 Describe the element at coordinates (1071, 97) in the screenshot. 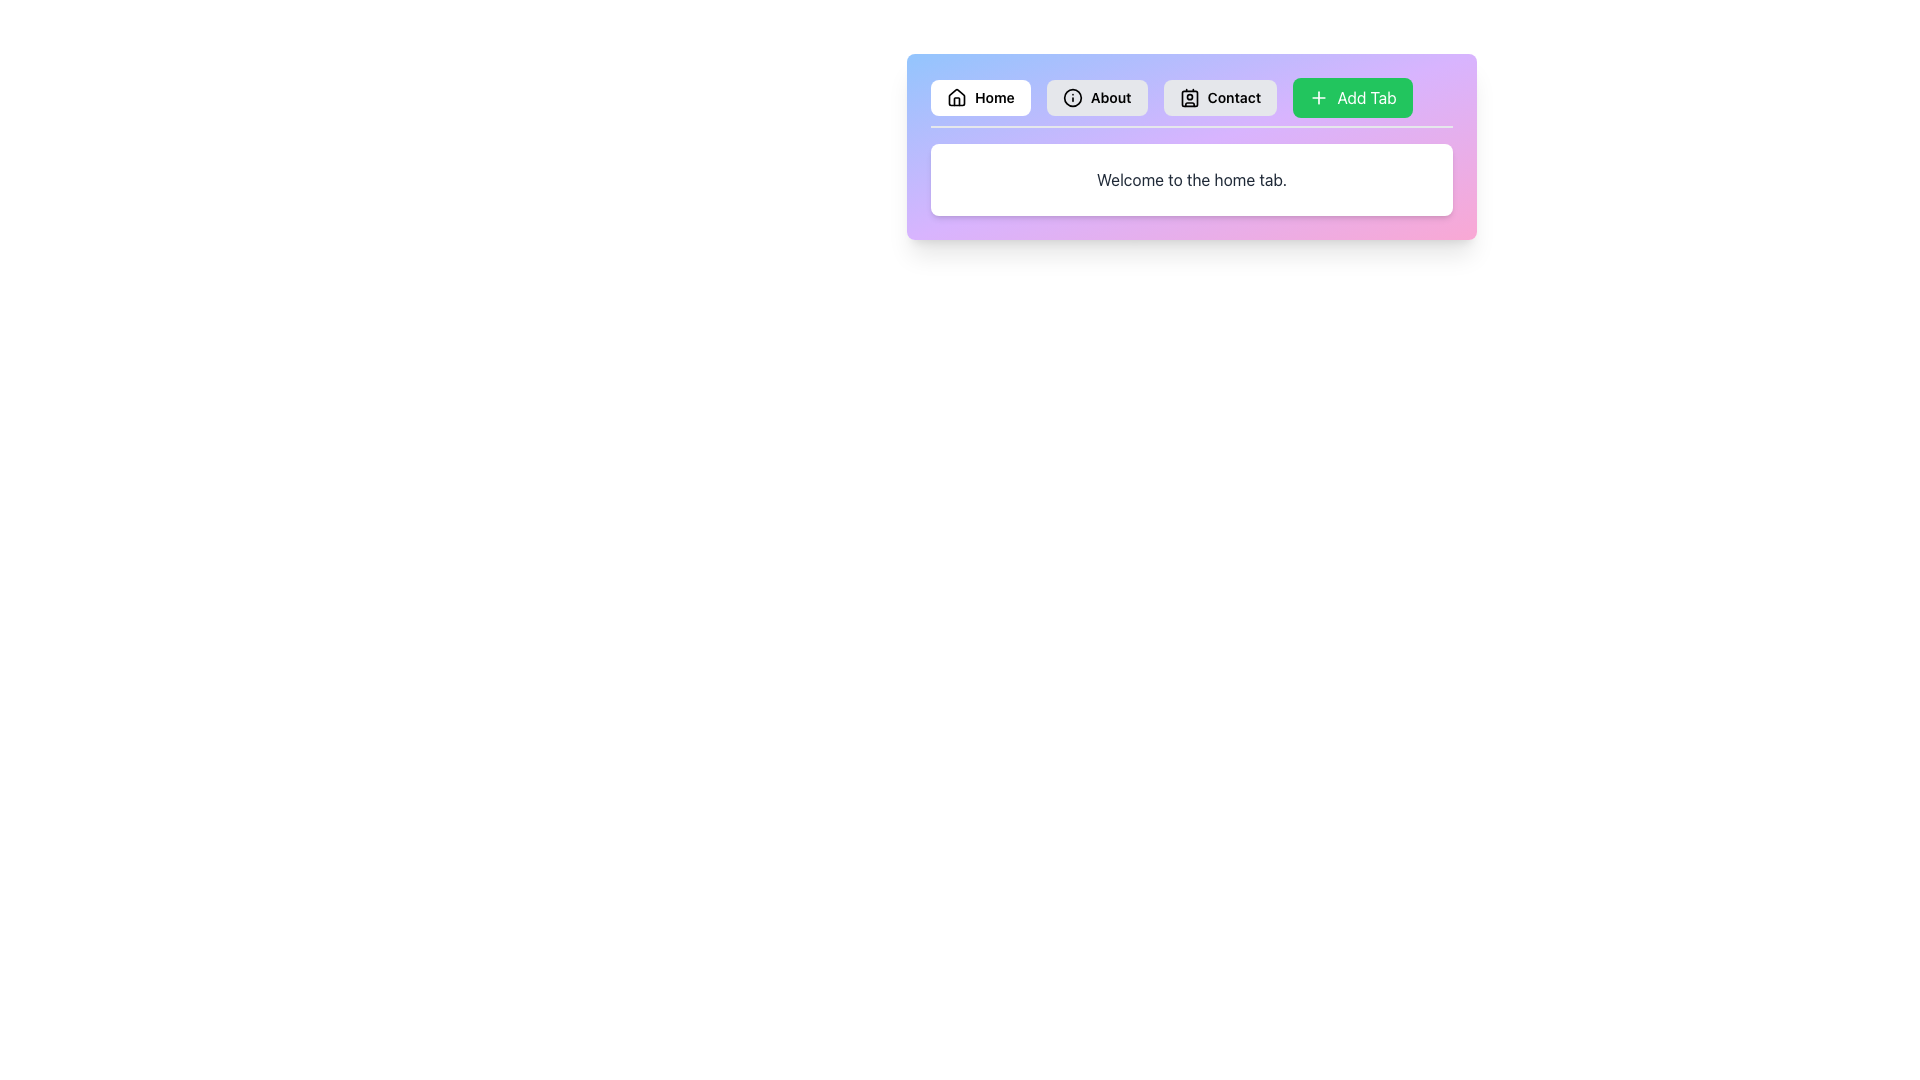

I see `the circular icon located to the left of the 'About' button within the horizontal navigation menu, which symbolizes additional information` at that location.